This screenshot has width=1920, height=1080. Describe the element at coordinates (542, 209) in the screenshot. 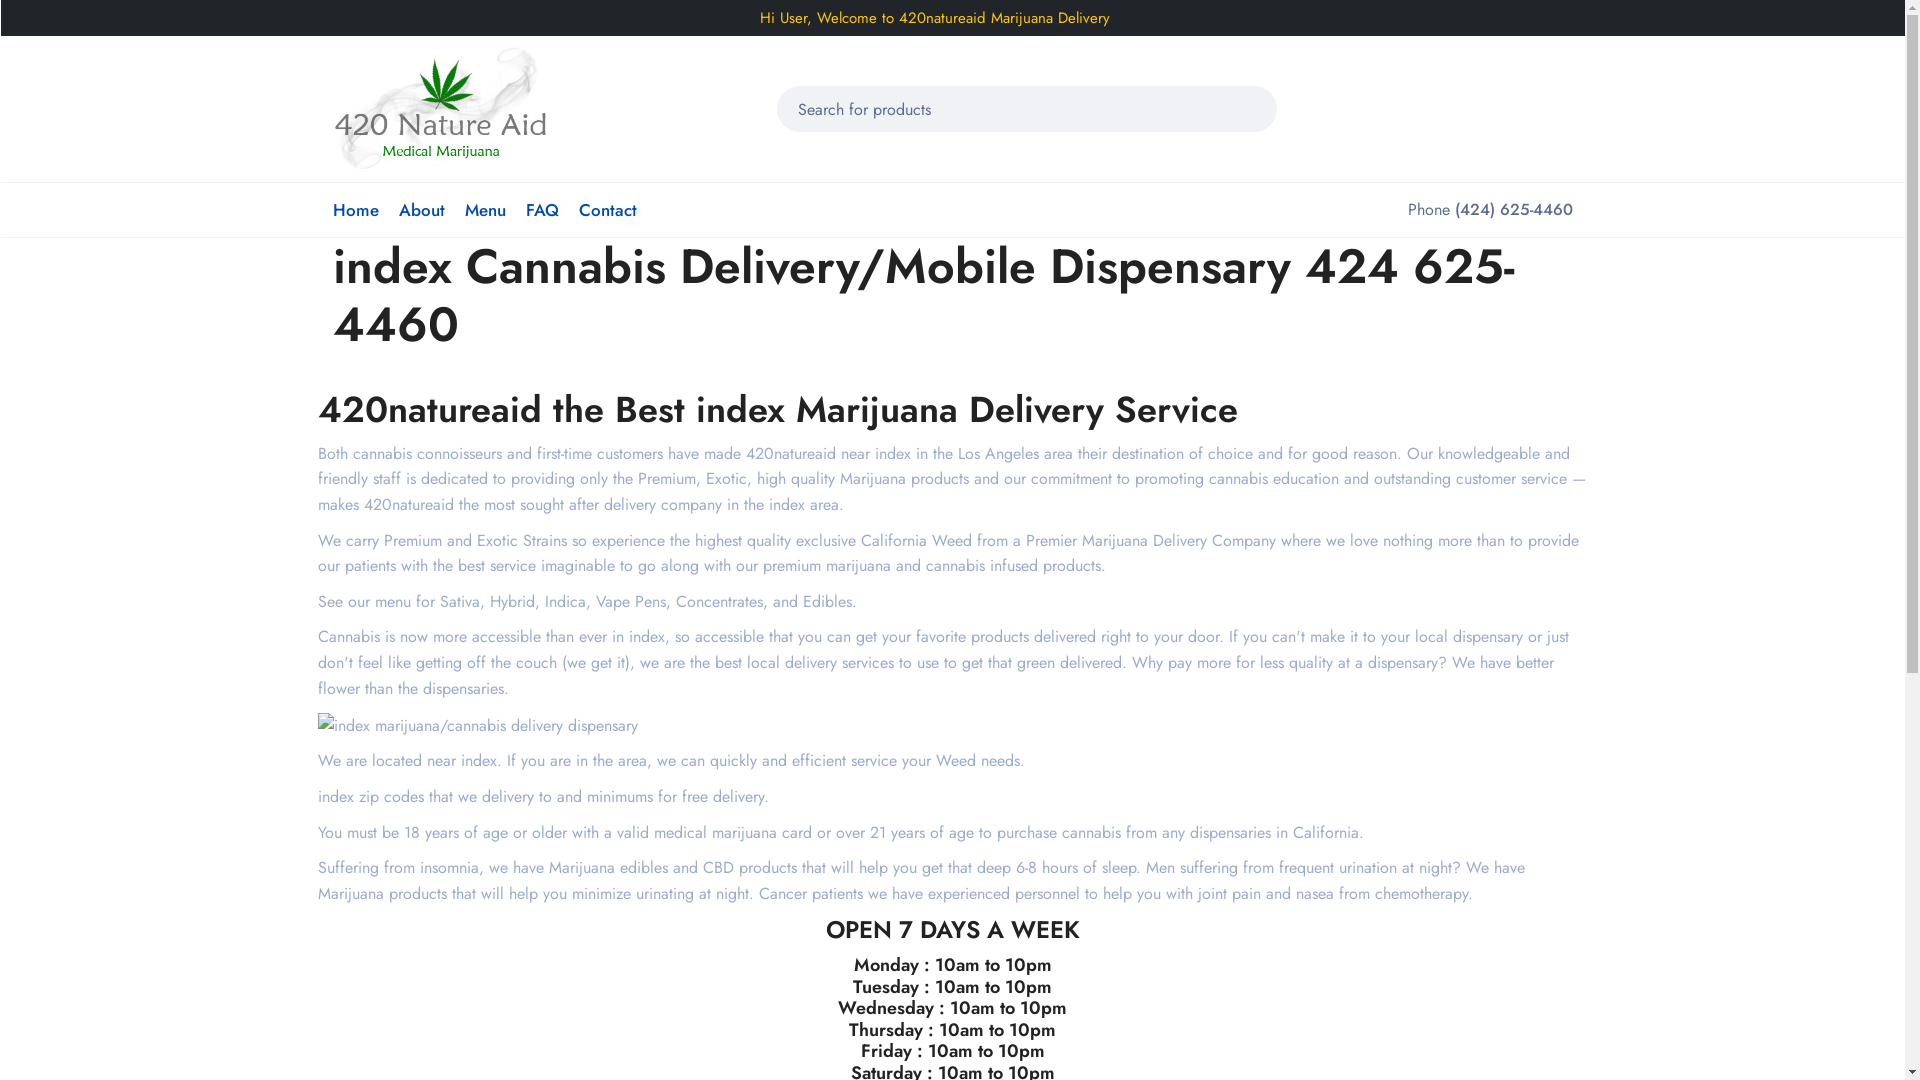

I see `'FAQ'` at that location.